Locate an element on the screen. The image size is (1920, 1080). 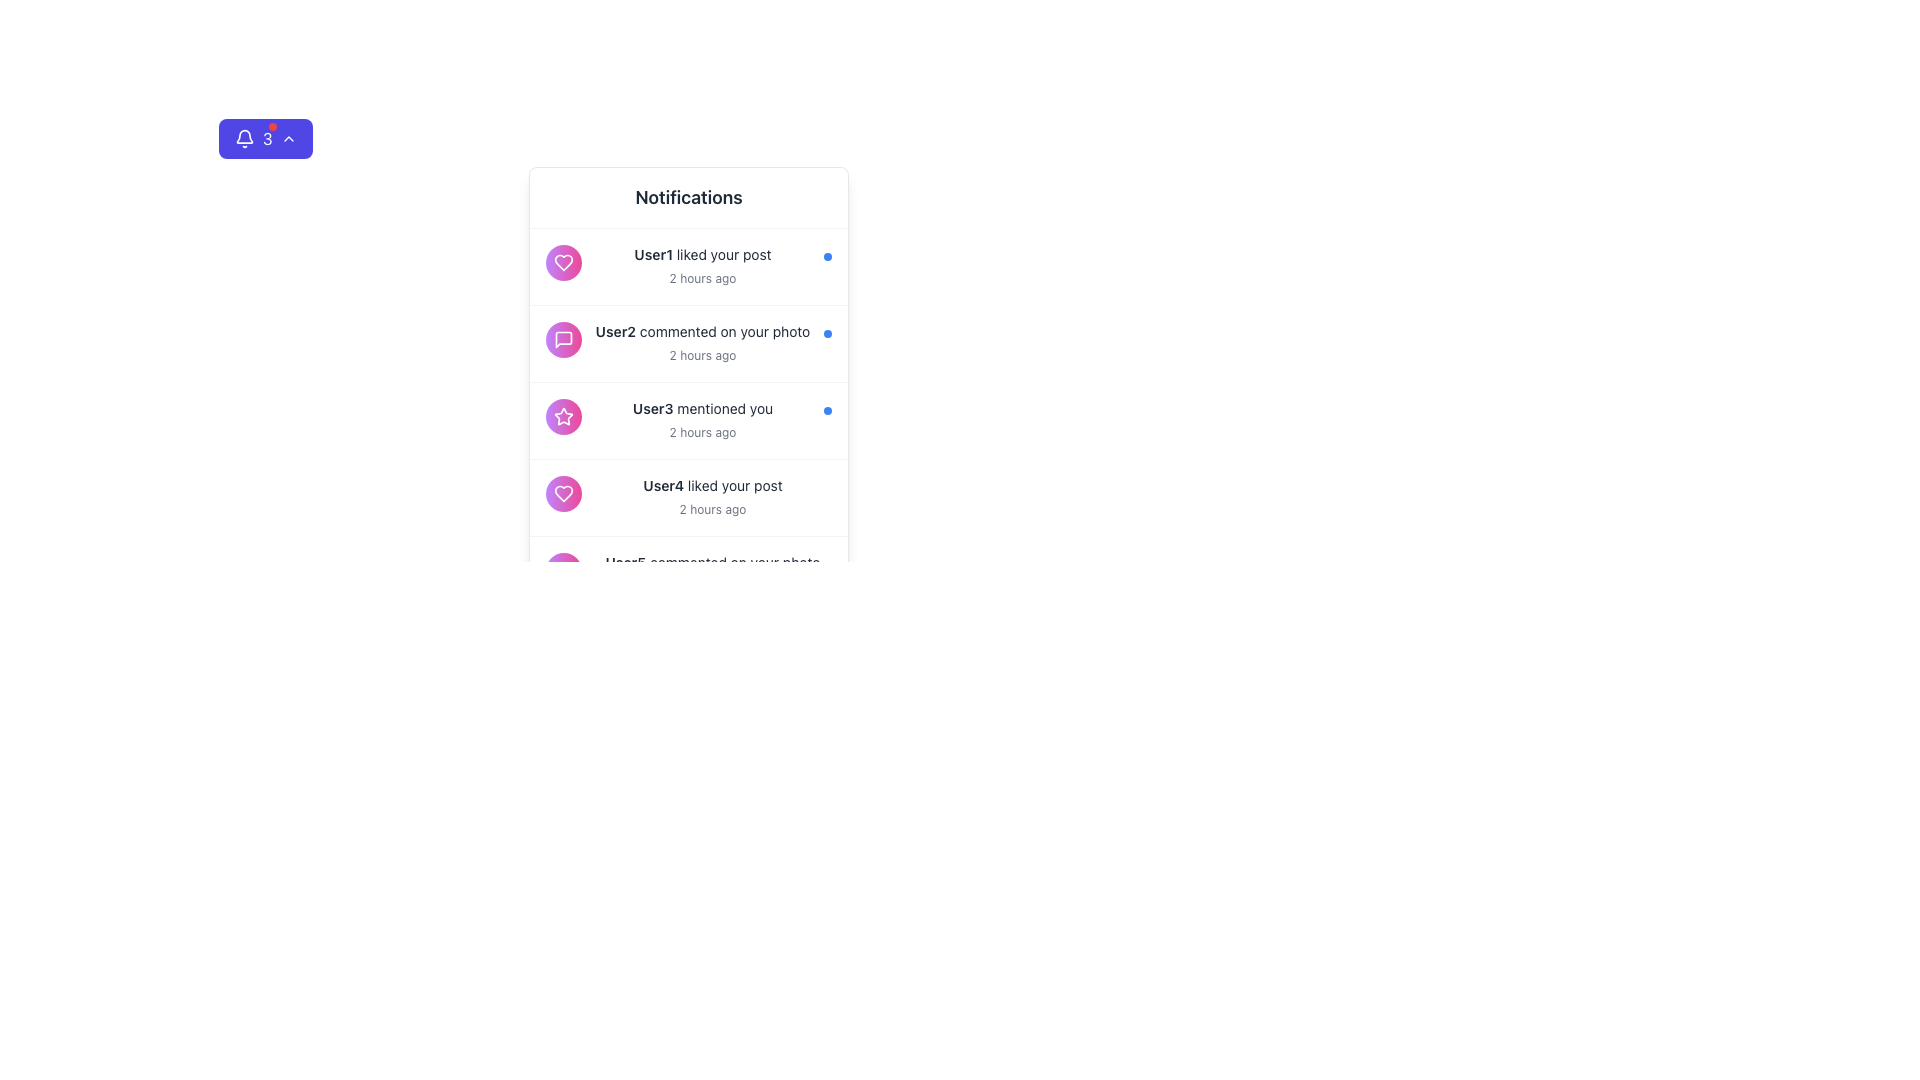
notification details from the vertically scrollable list located in the notifications panel, which contains user action descriptions, icons, and timestamps is located at coordinates (689, 420).